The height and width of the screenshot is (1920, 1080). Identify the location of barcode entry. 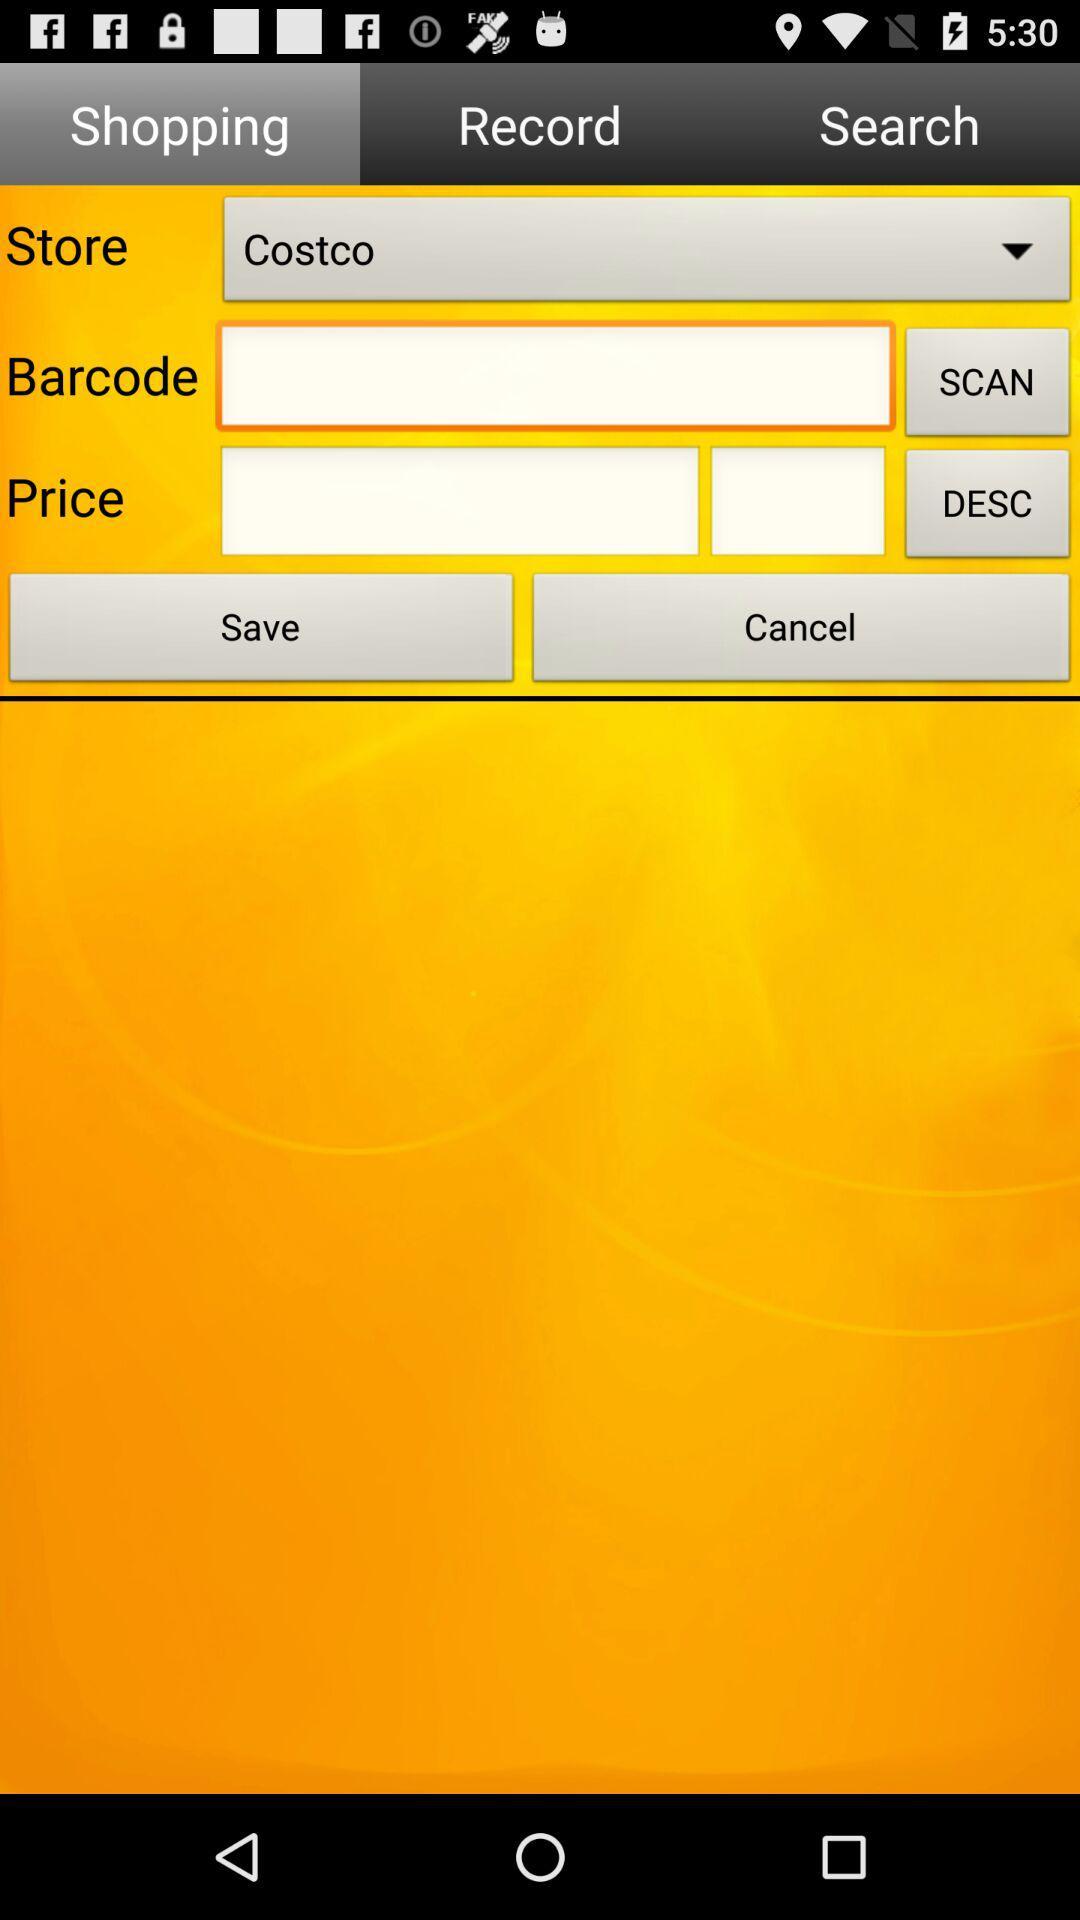
(555, 380).